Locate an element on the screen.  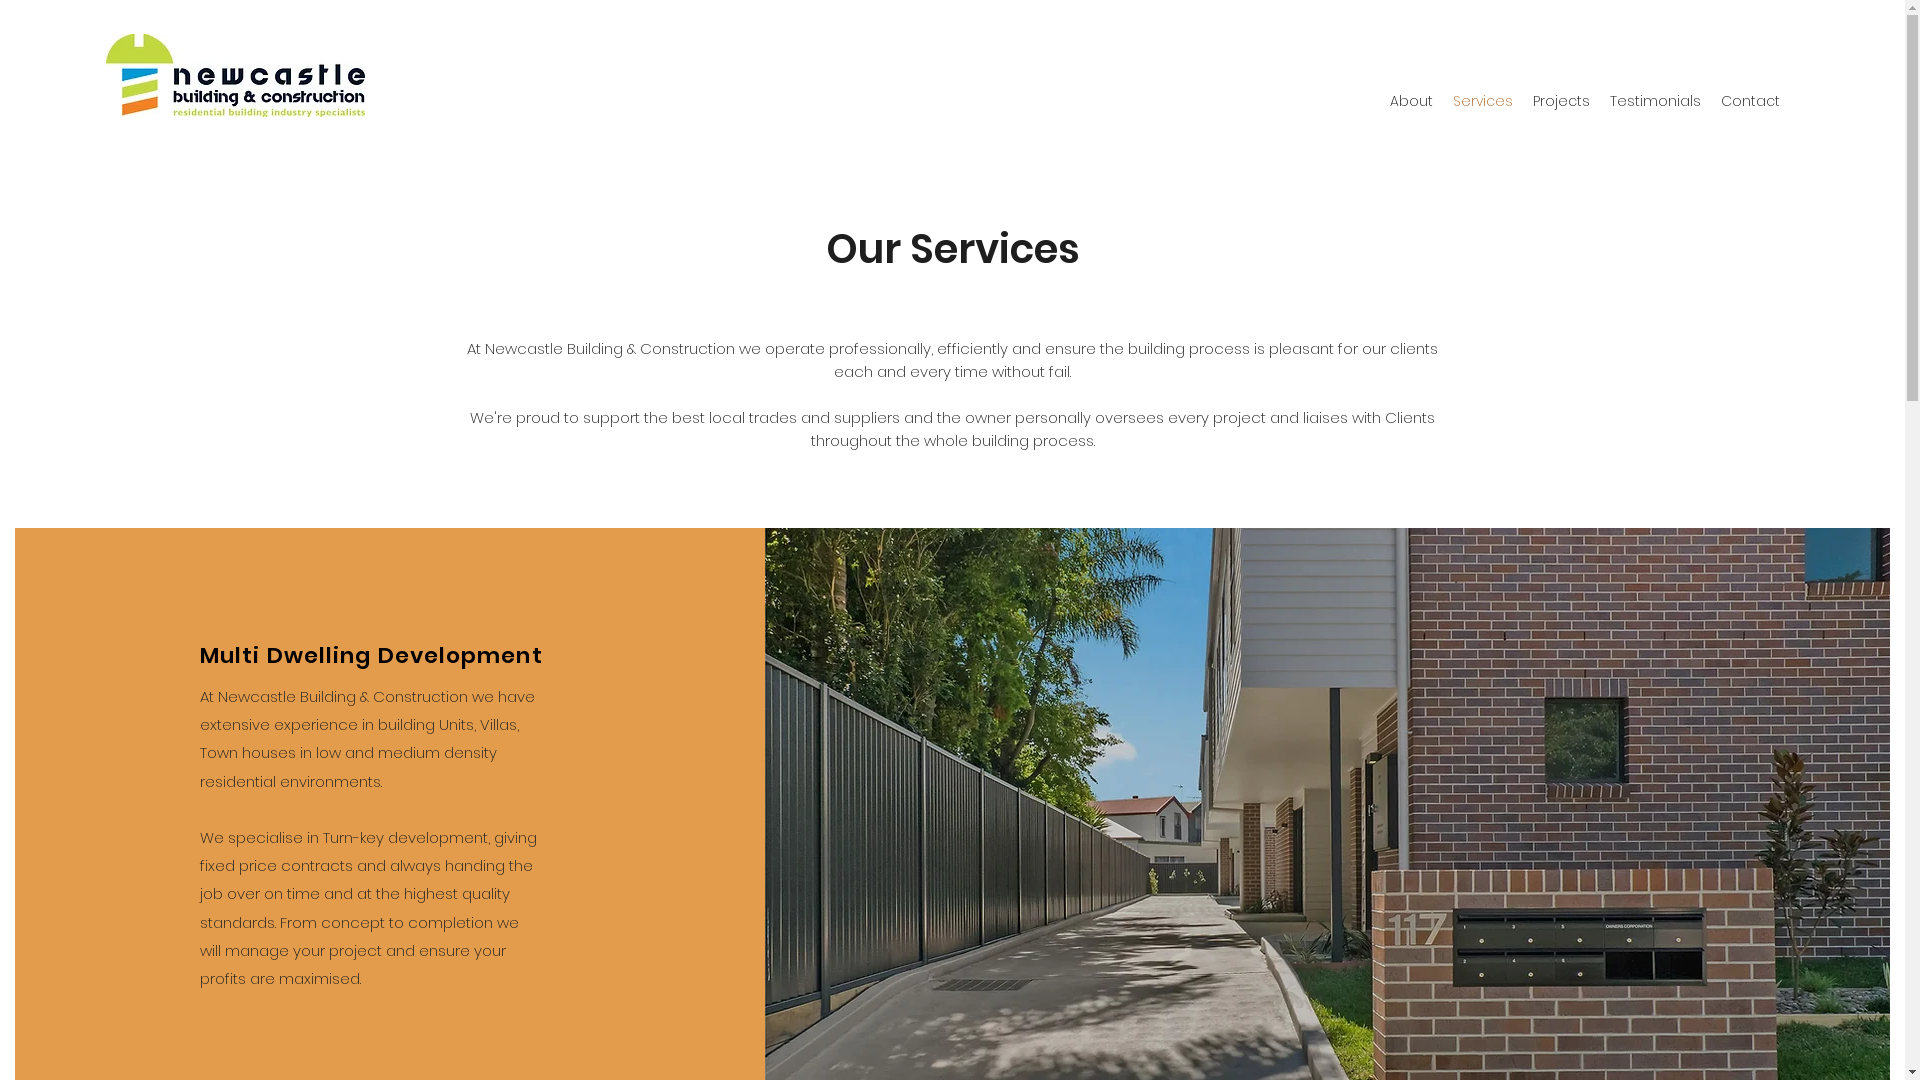
'Testimonials' is located at coordinates (1655, 101).